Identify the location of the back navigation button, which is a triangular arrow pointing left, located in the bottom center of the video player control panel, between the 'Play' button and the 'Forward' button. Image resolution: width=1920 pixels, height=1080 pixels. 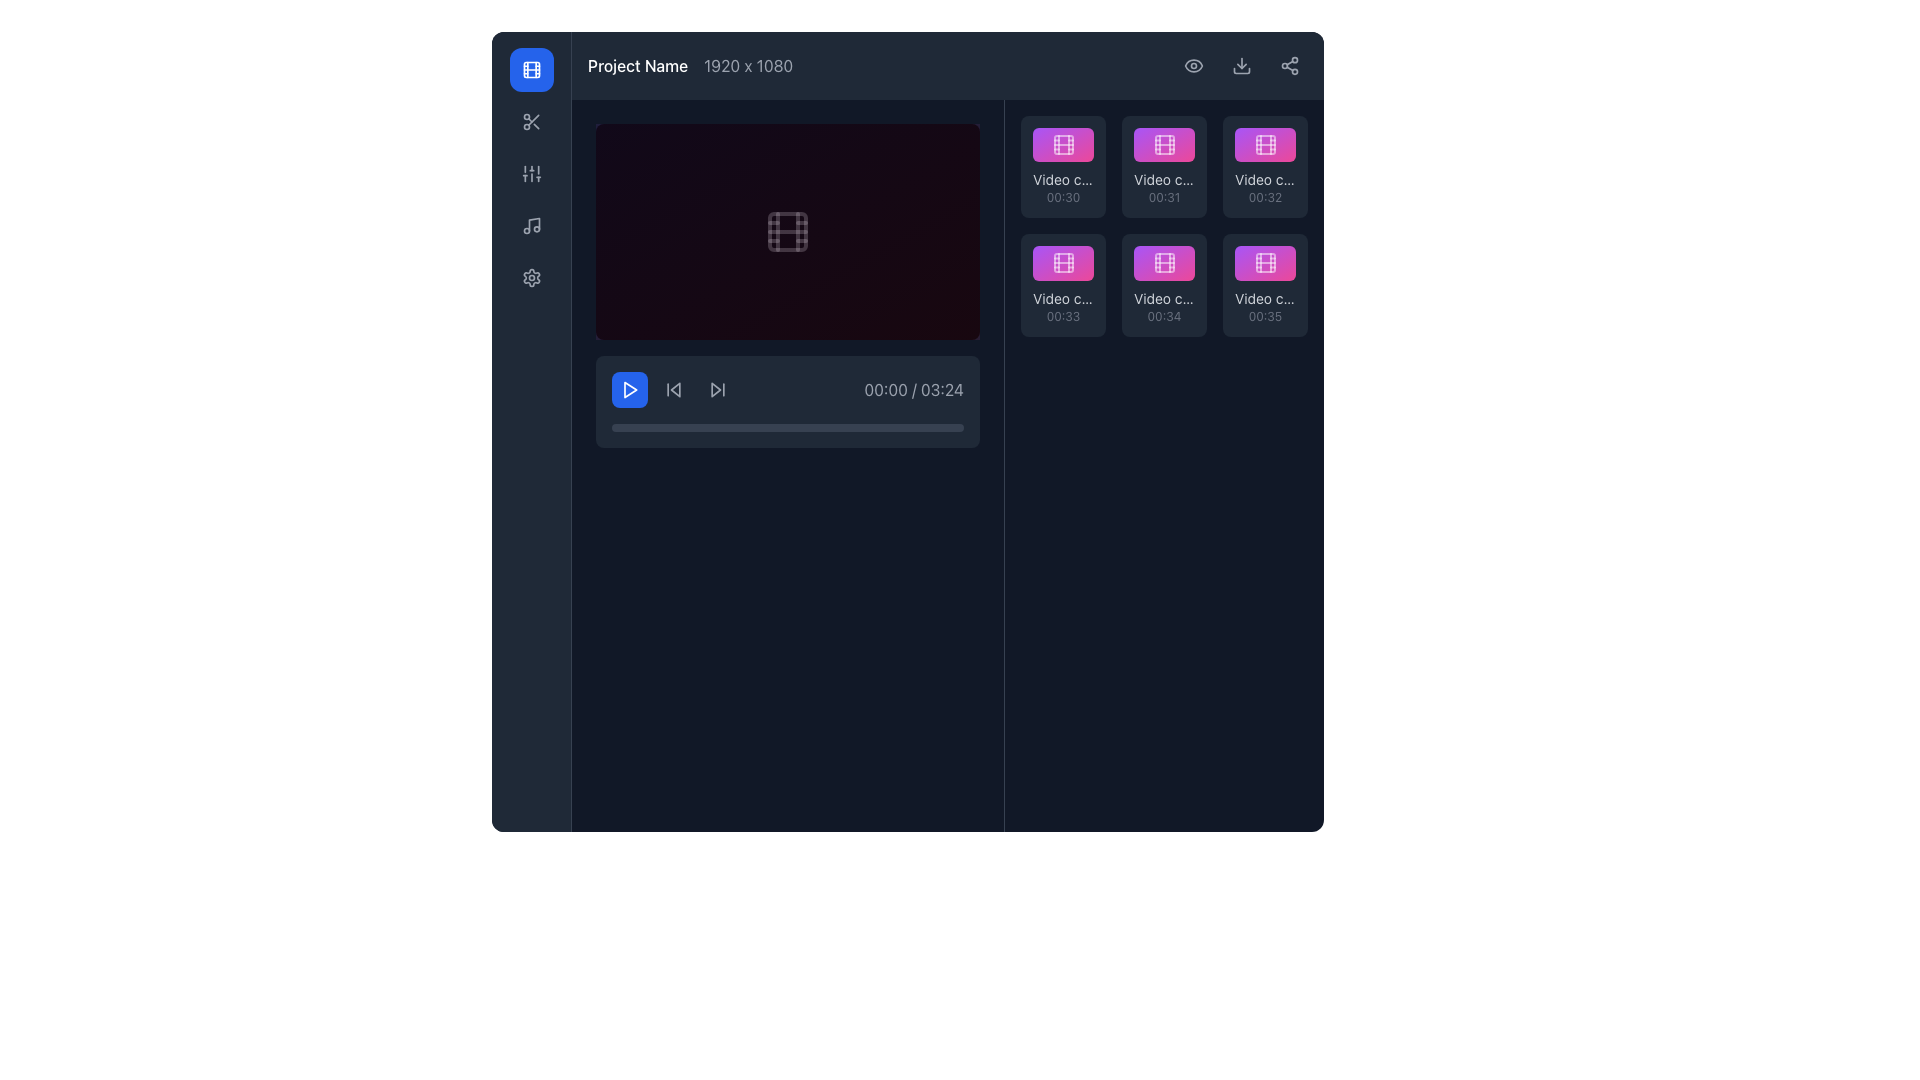
(673, 389).